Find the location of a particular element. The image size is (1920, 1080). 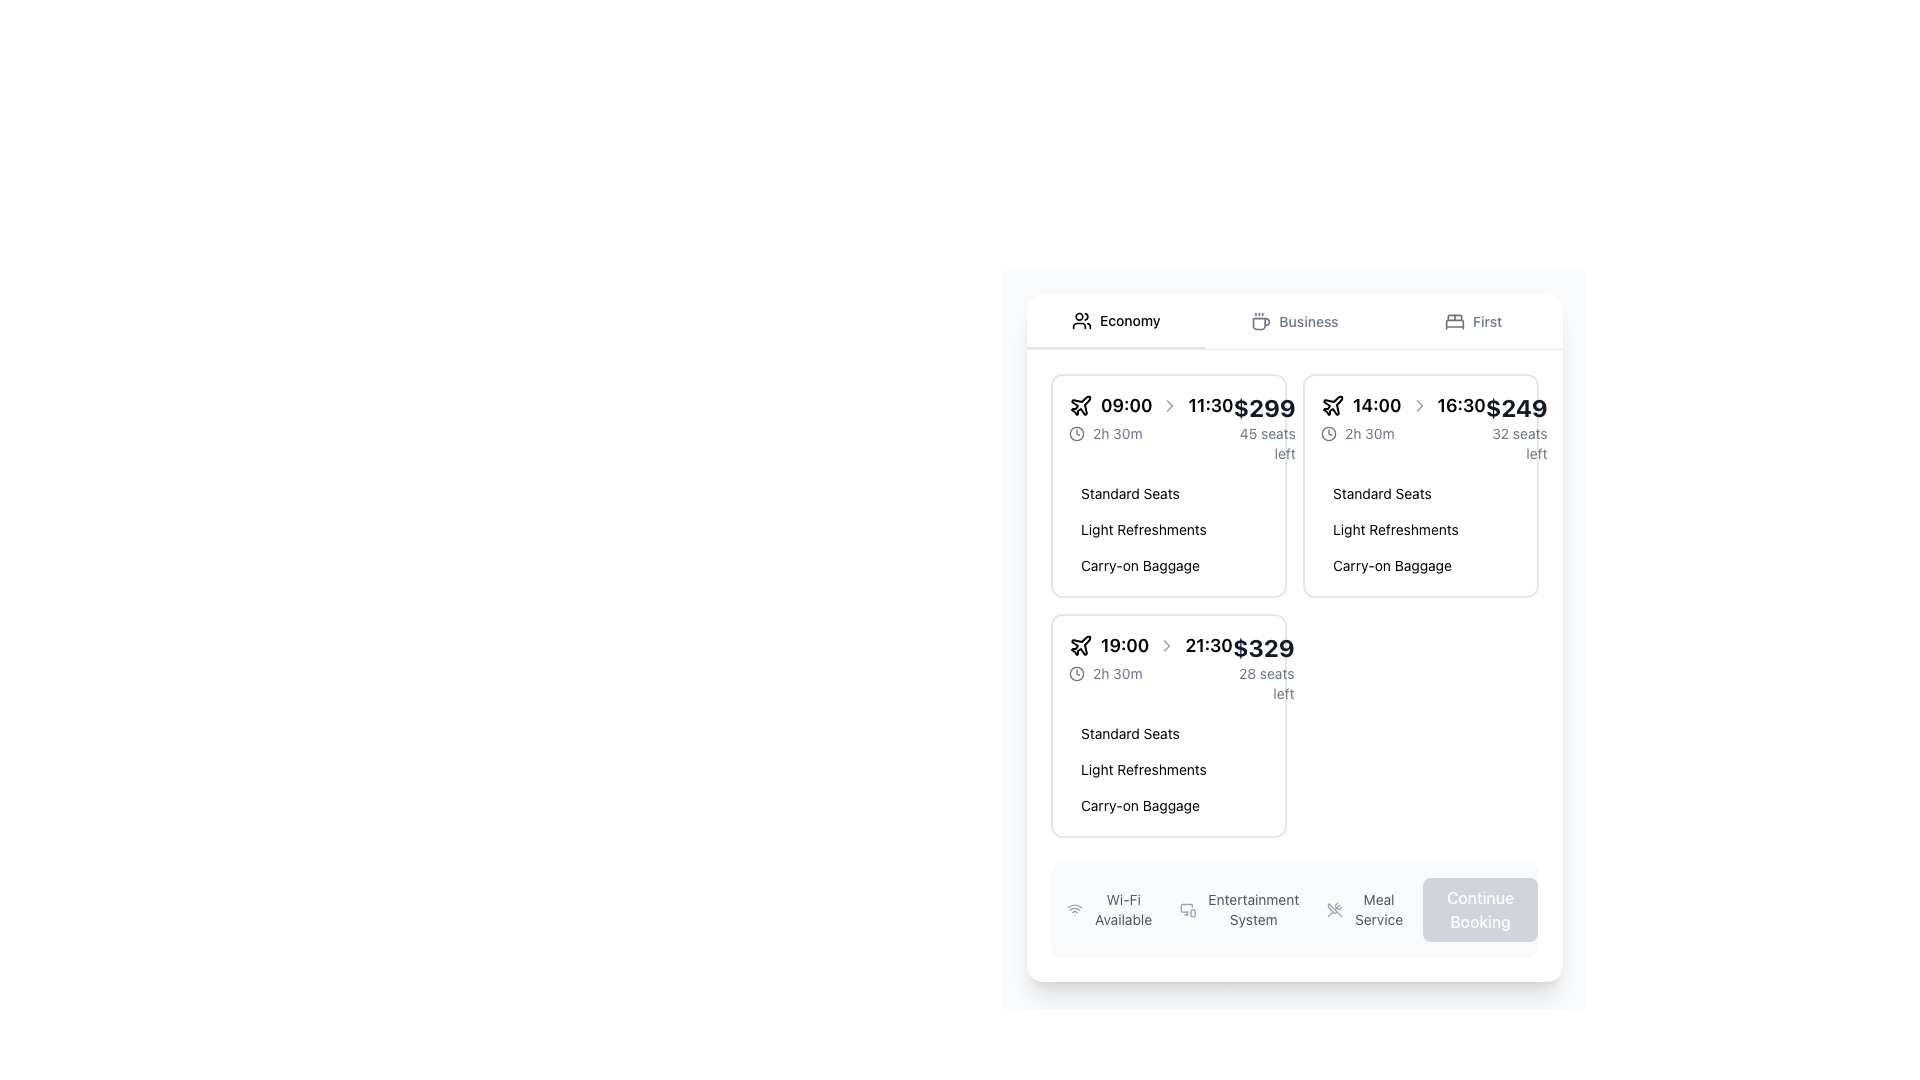

the flight option icon is located at coordinates (1333, 405).